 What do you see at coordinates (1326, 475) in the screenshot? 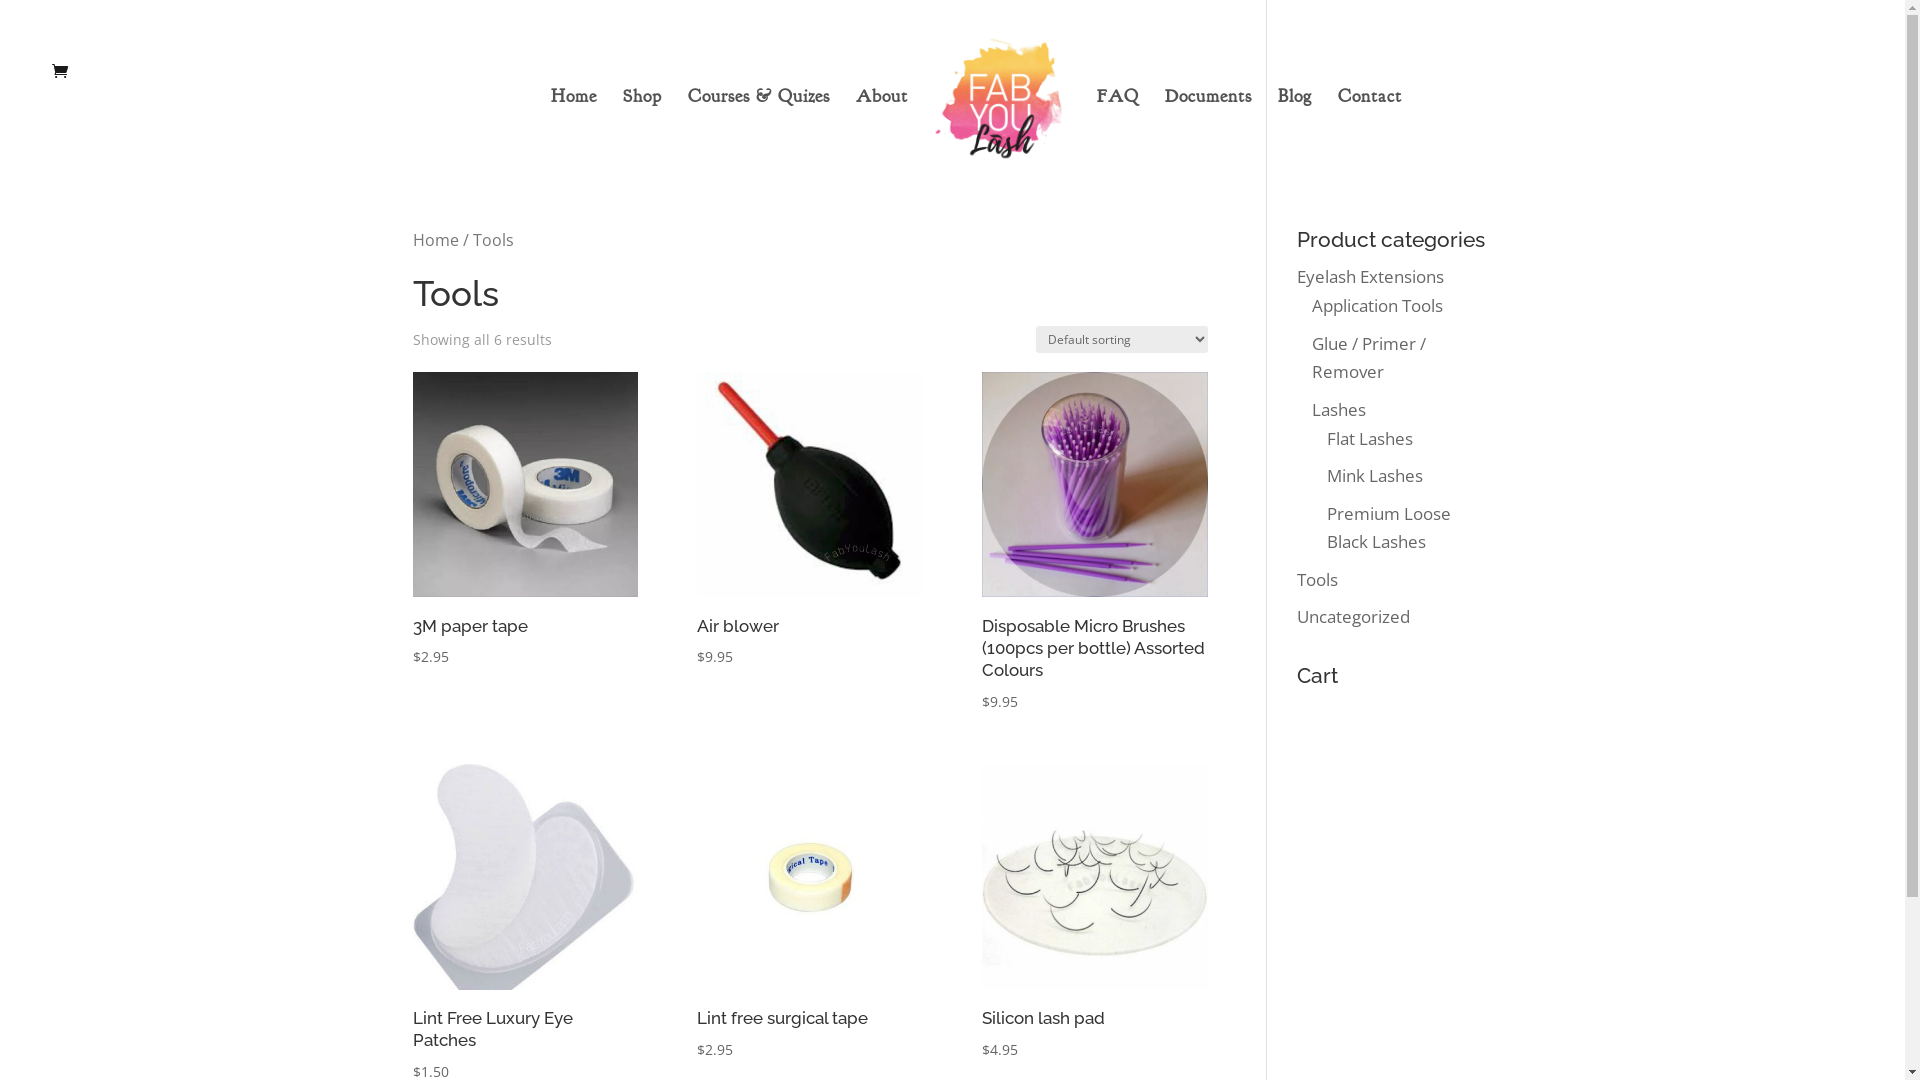
I see `'Mink Lashes'` at bounding box center [1326, 475].